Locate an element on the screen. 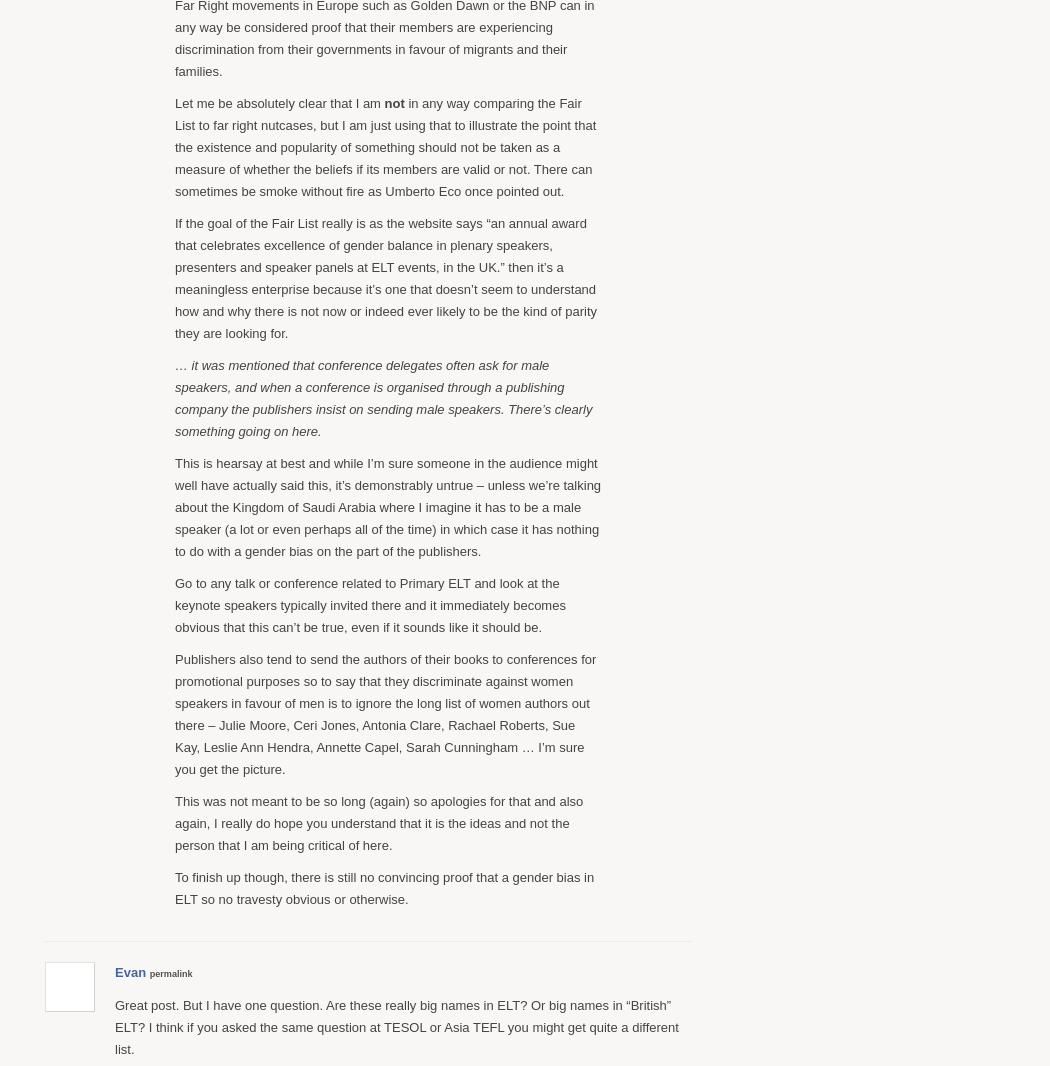 The image size is (1050, 1066). '… it was mentioned that conference delegates often ask for male speakers, and when a conference is organised through a publishing company the publishers insist on sending male speakers. There’s clearly something going on here.' is located at coordinates (383, 397).